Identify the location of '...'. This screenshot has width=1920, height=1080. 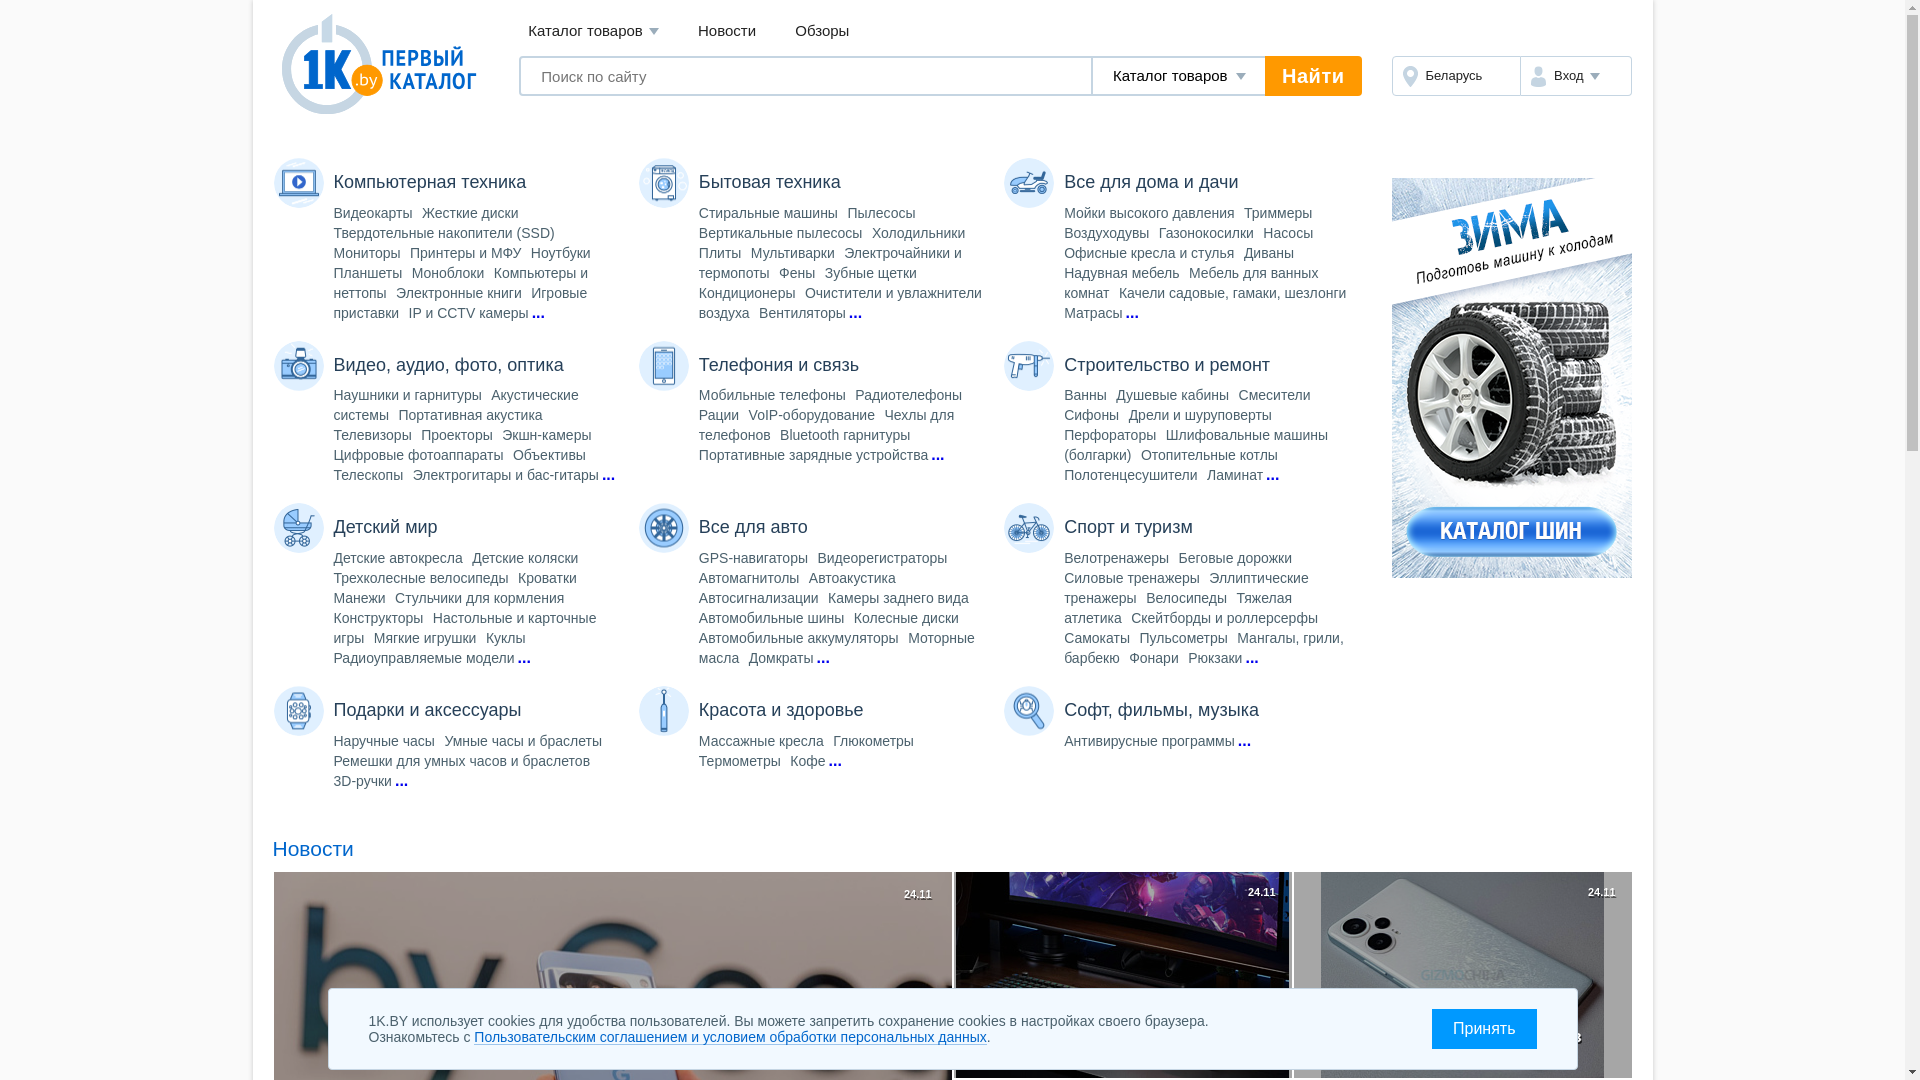
(855, 312).